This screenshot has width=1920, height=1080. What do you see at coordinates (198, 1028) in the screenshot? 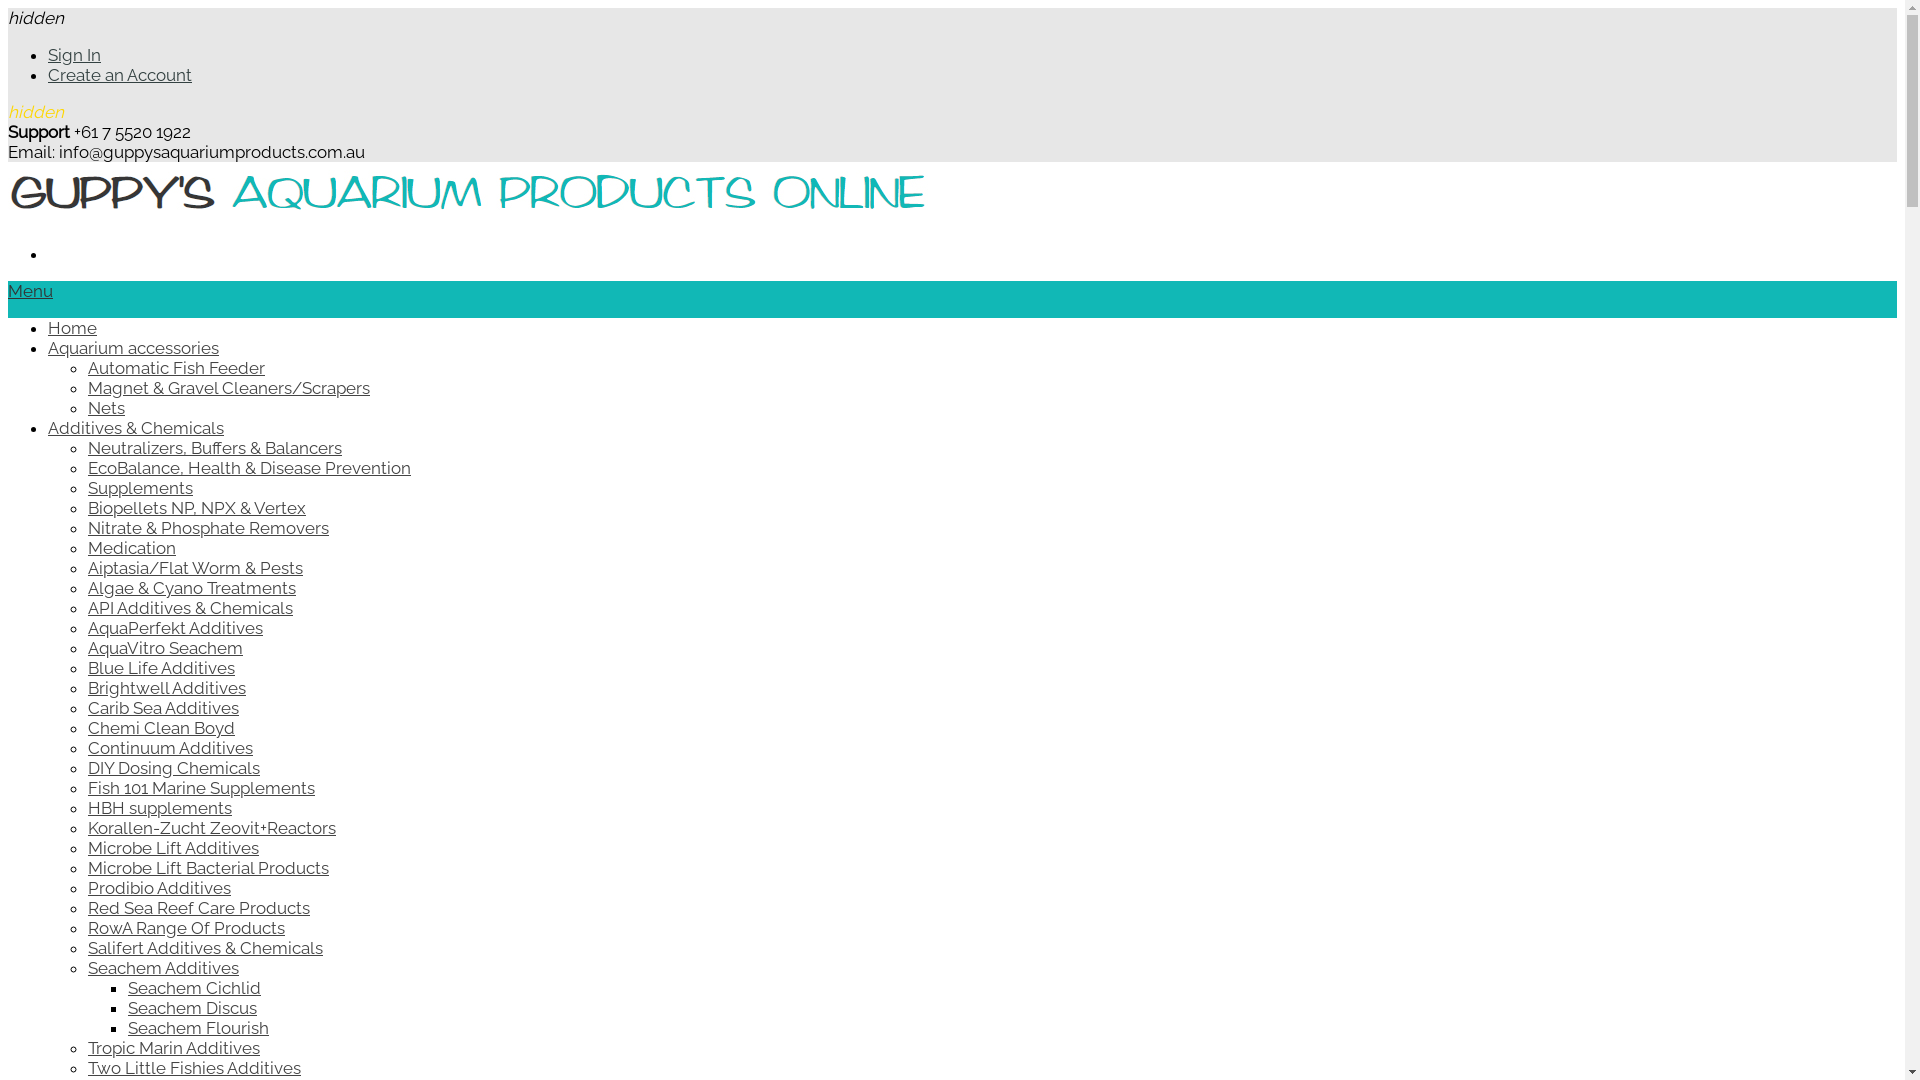
I see `'Seachem Flourish'` at bounding box center [198, 1028].